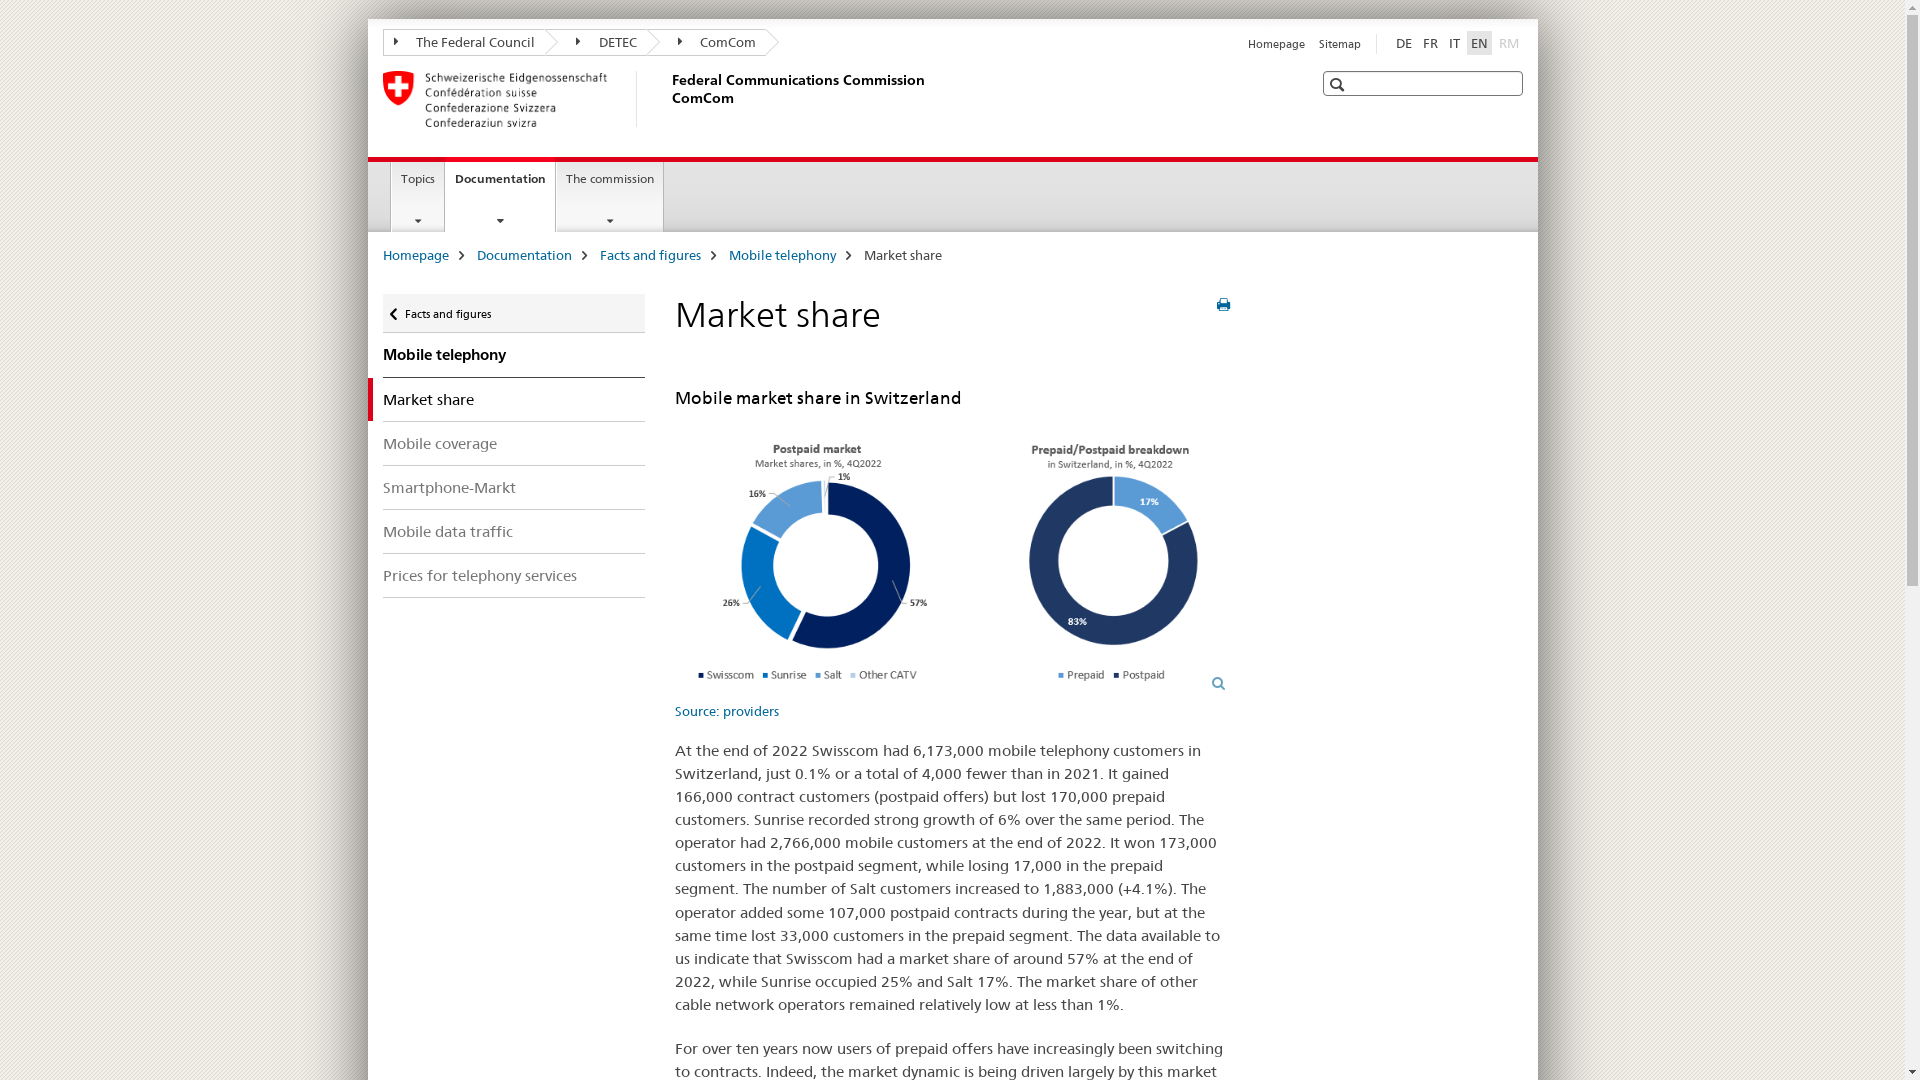 This screenshot has height=1080, width=1920. Describe the element at coordinates (513, 353) in the screenshot. I see `'Mobile telephony'` at that location.